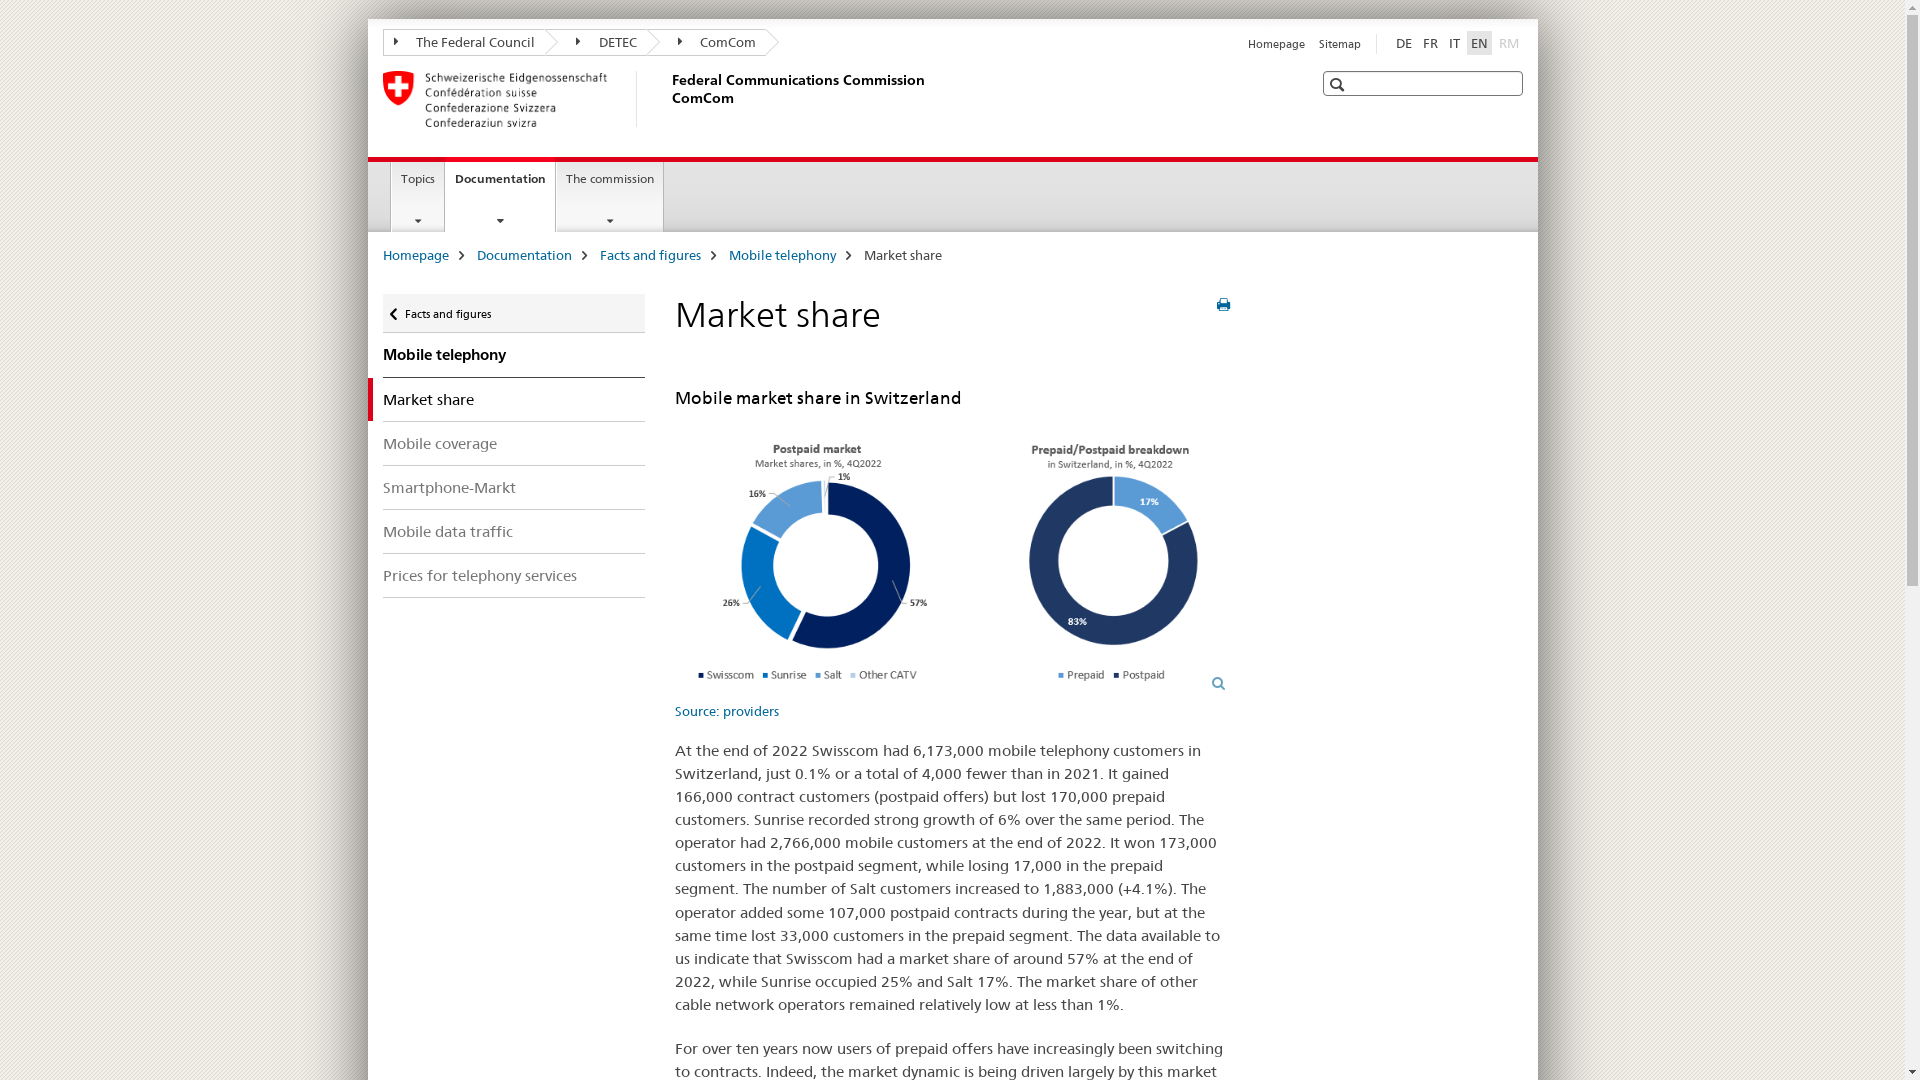 This screenshot has height=1080, width=1920. Describe the element at coordinates (513, 353) in the screenshot. I see `'Mobile telephony'` at that location.